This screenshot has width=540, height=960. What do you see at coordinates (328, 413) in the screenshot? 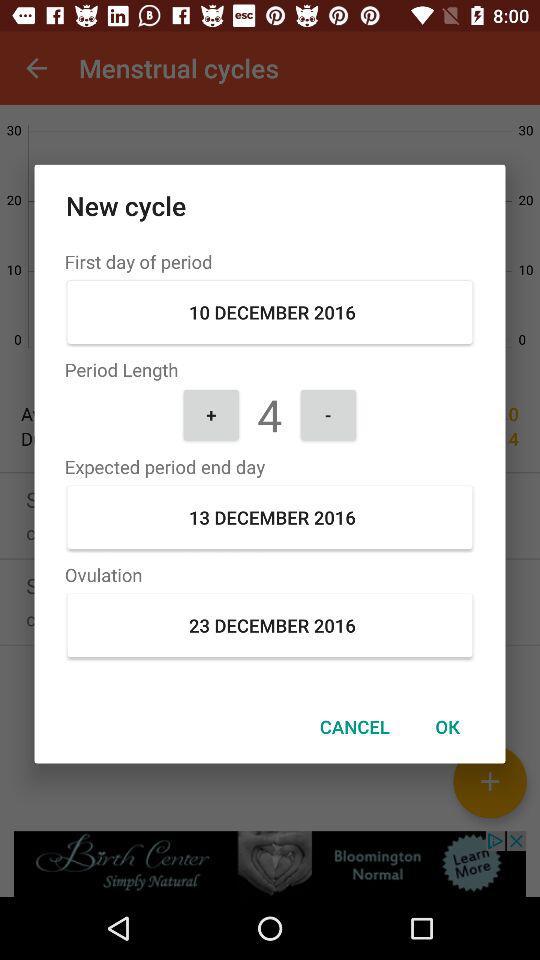
I see `icon below the period length` at bounding box center [328, 413].